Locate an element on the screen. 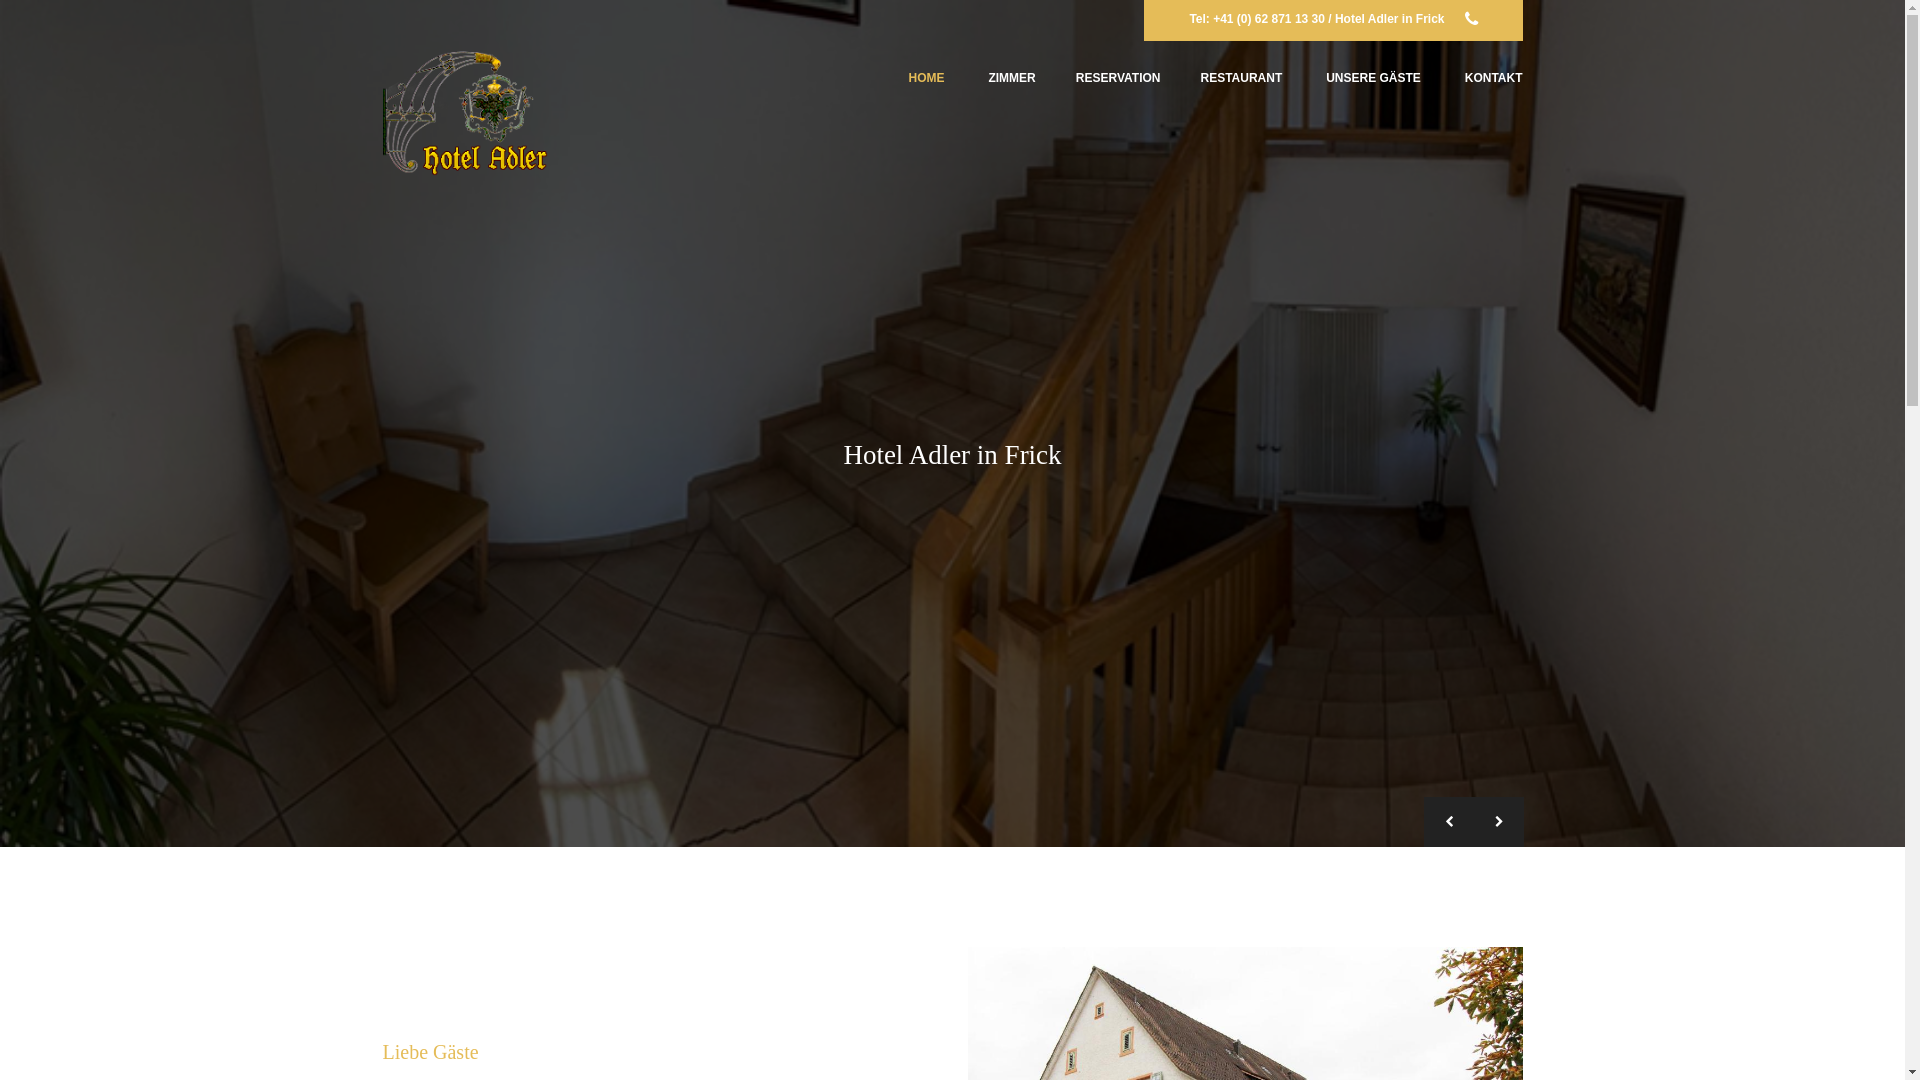 The height and width of the screenshot is (1080, 1920). 'KONTAKT' is located at coordinates (1464, 77).